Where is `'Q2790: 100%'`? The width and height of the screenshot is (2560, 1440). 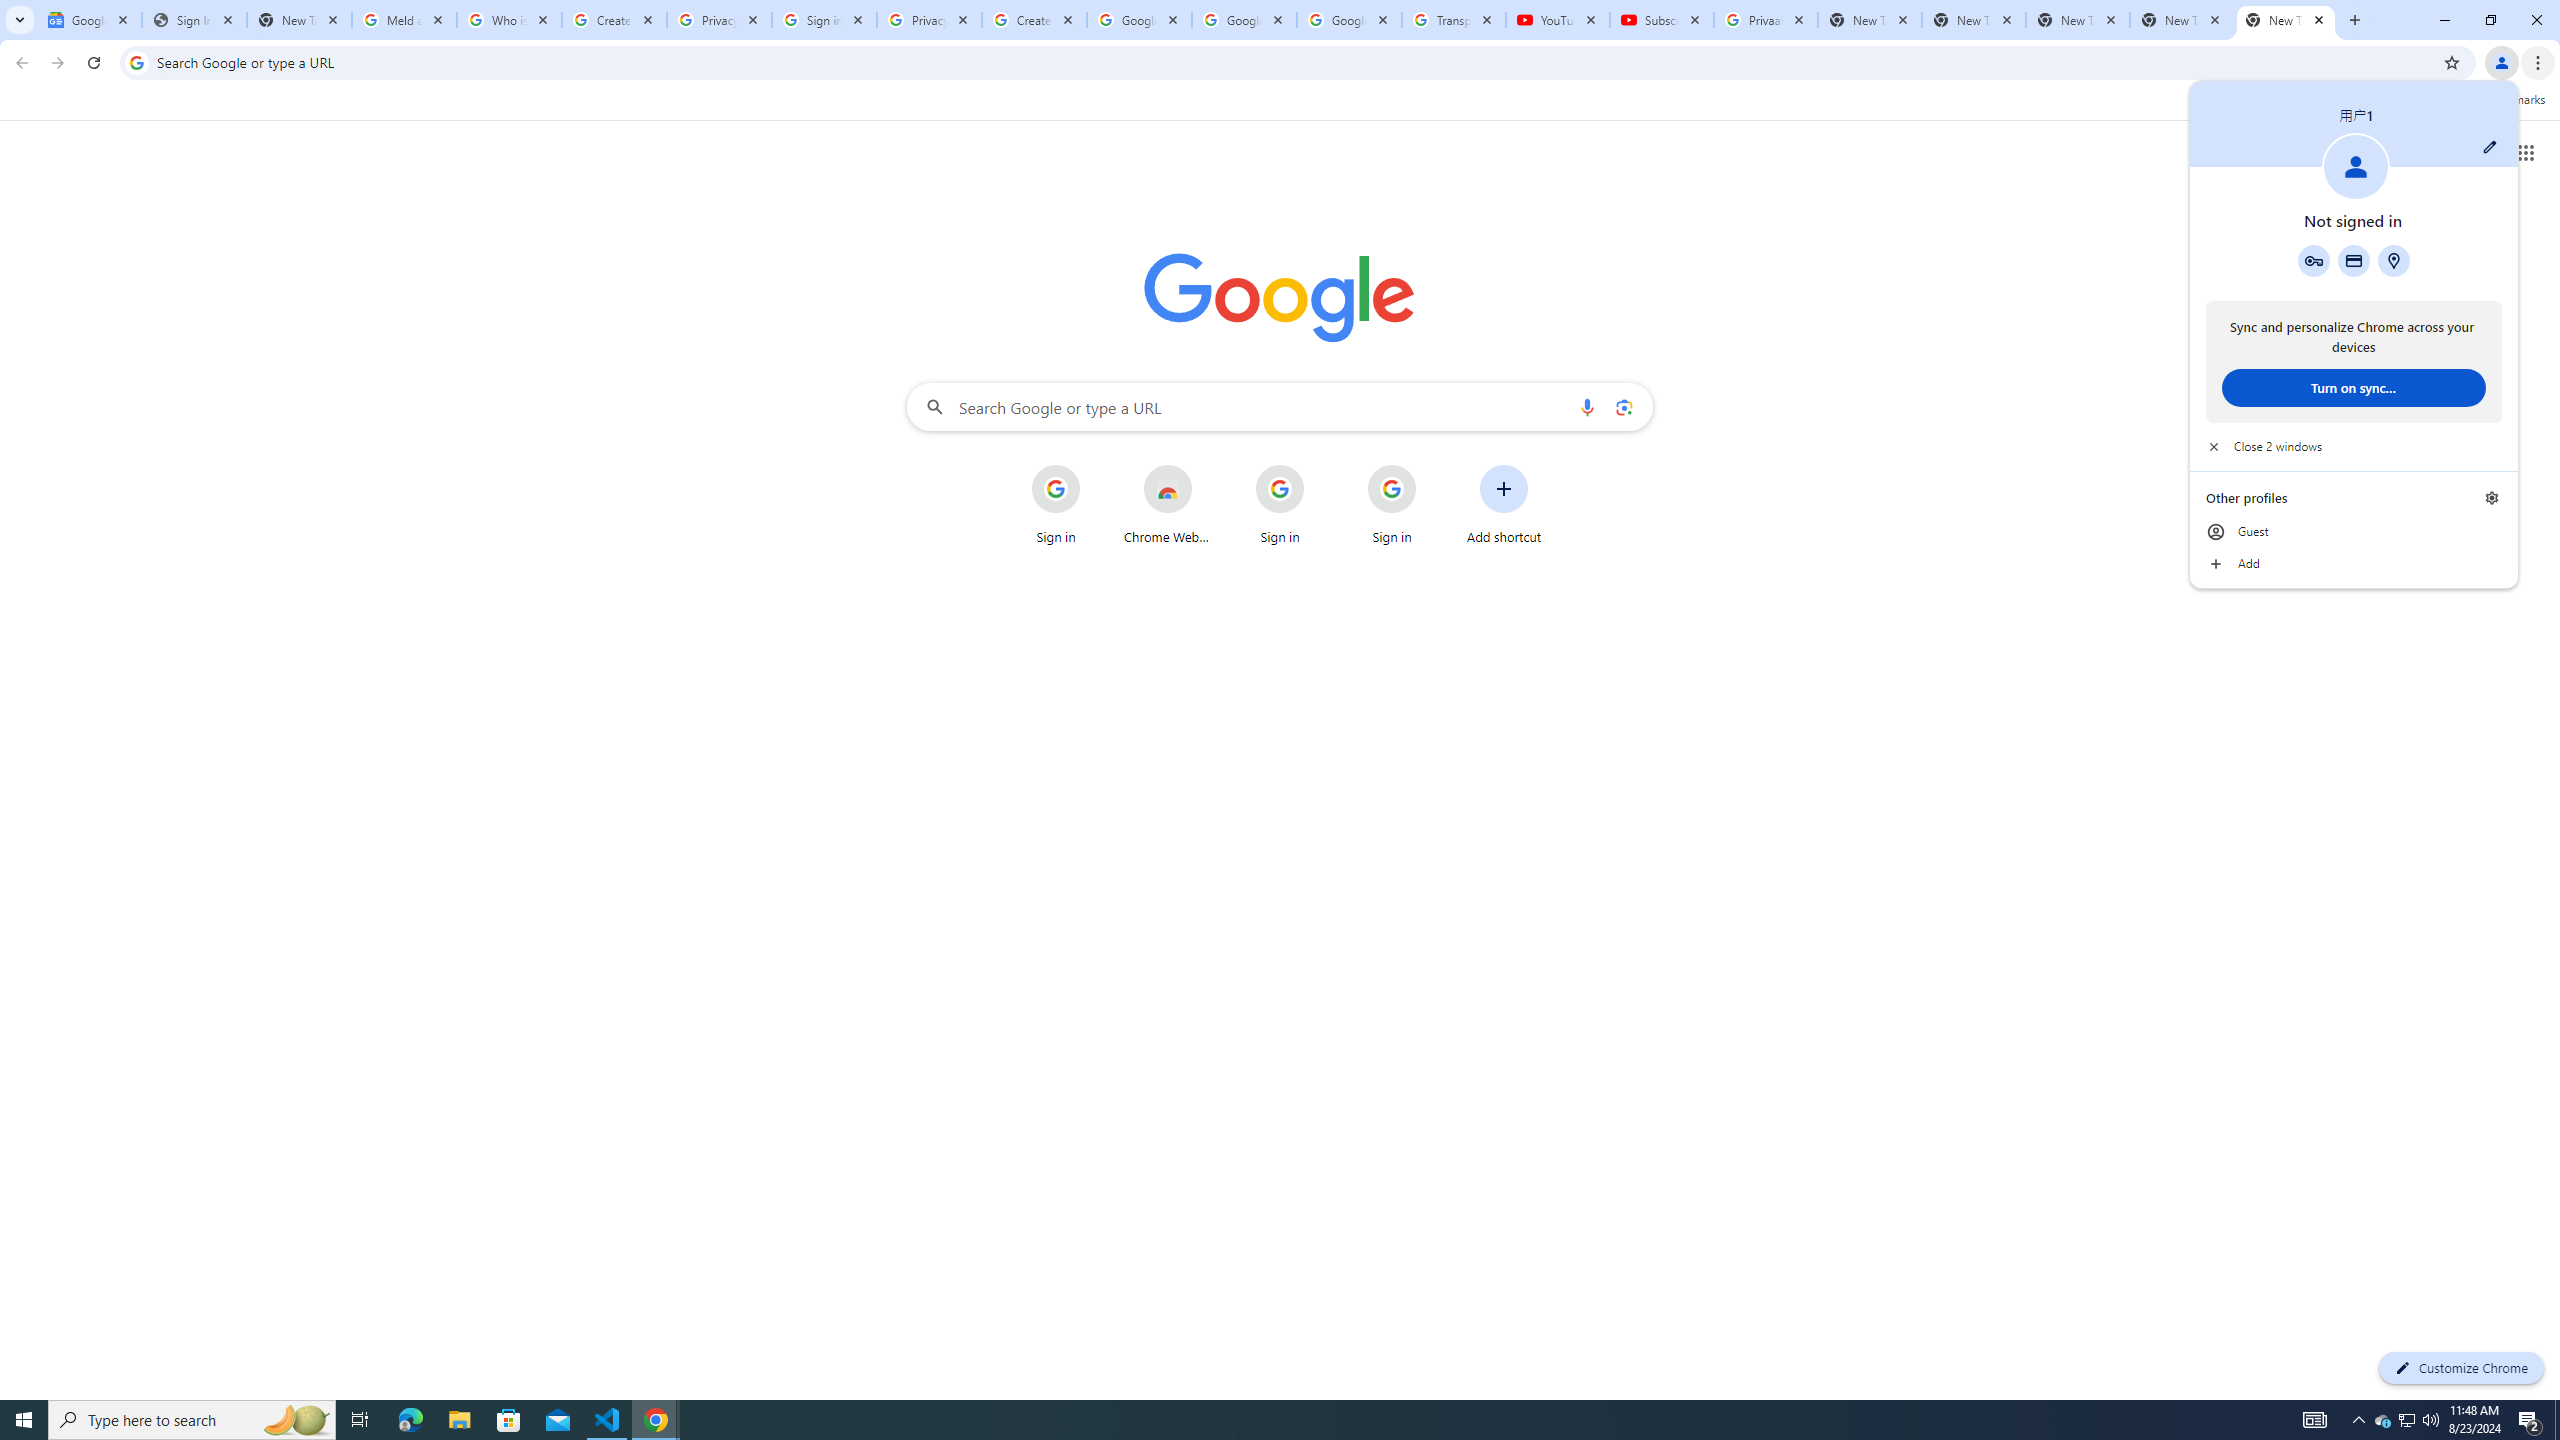 'Q2790: 100%' is located at coordinates (2429, 1418).